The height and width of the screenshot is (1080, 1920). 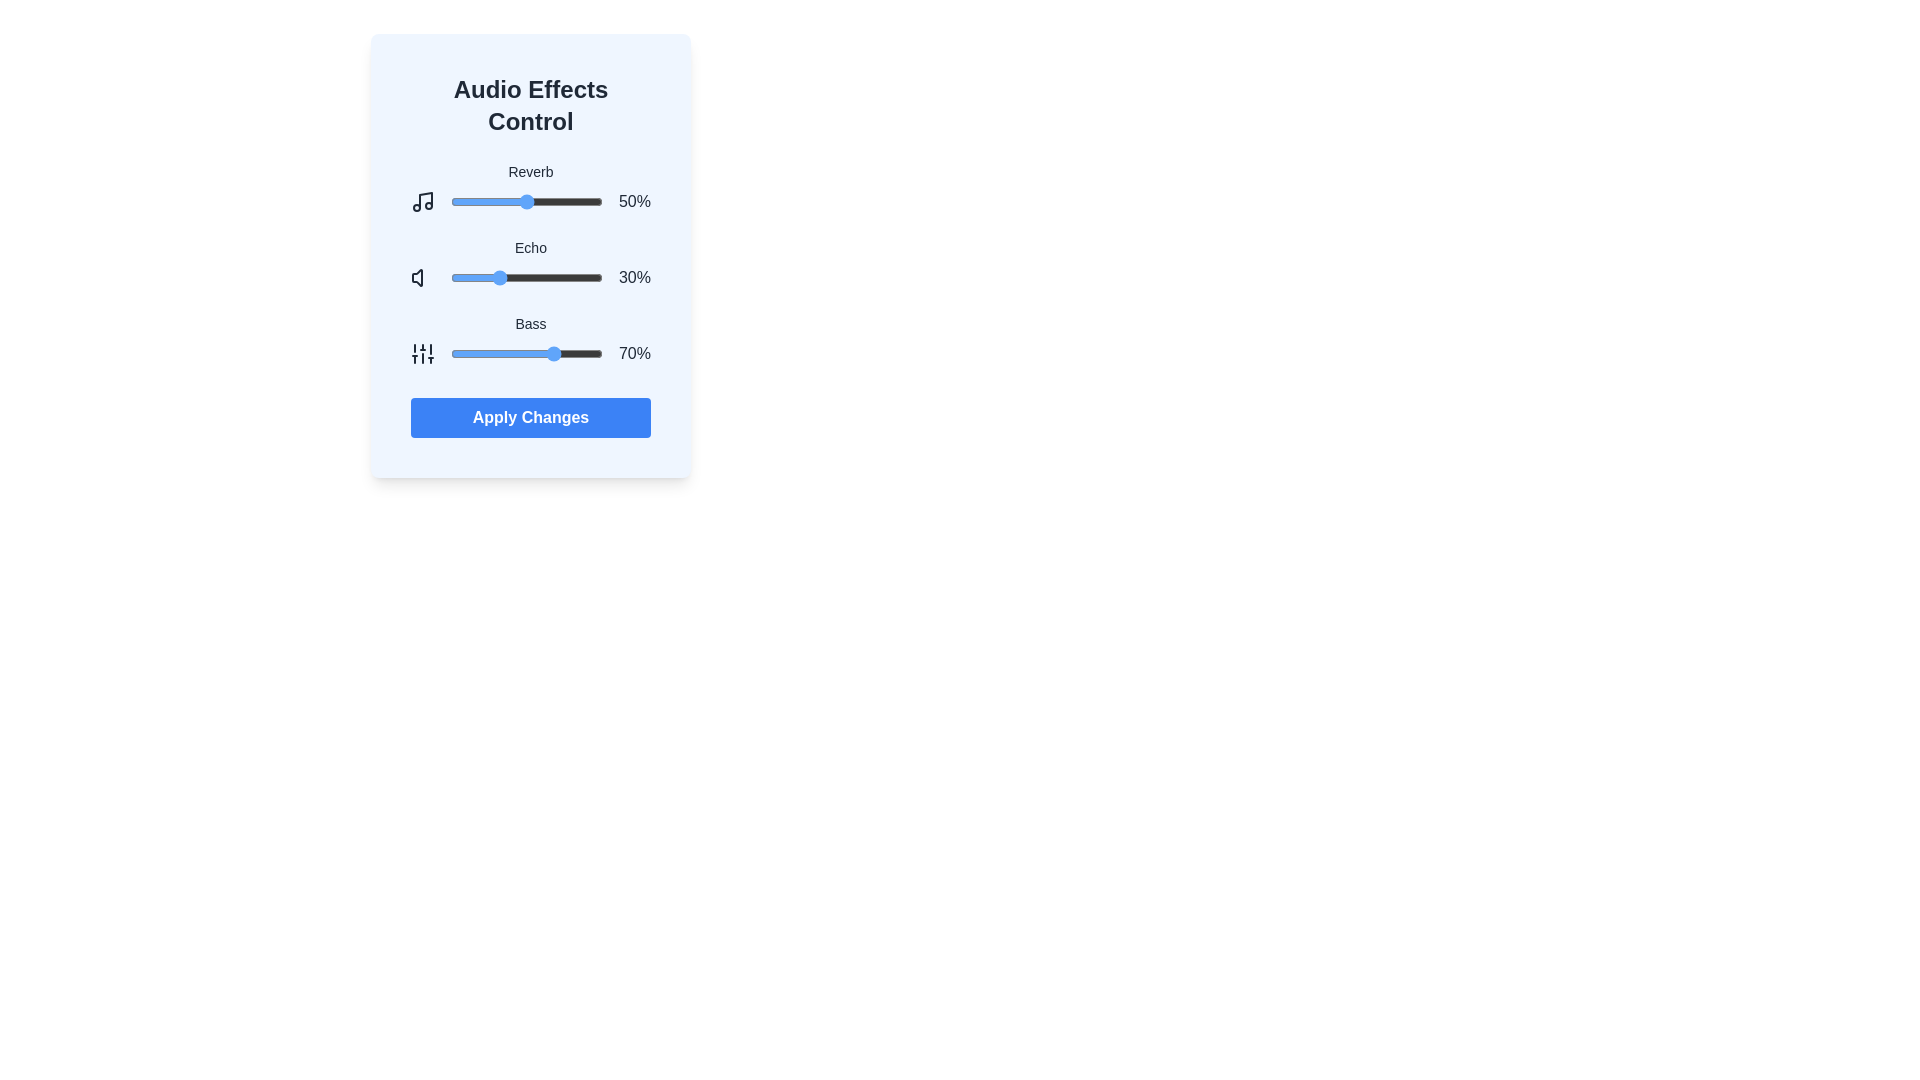 What do you see at coordinates (633, 353) in the screenshot?
I see `the text label displaying '70%' located to the right of the 'Bass' slider in the 'Audio Effects Control' panel` at bounding box center [633, 353].